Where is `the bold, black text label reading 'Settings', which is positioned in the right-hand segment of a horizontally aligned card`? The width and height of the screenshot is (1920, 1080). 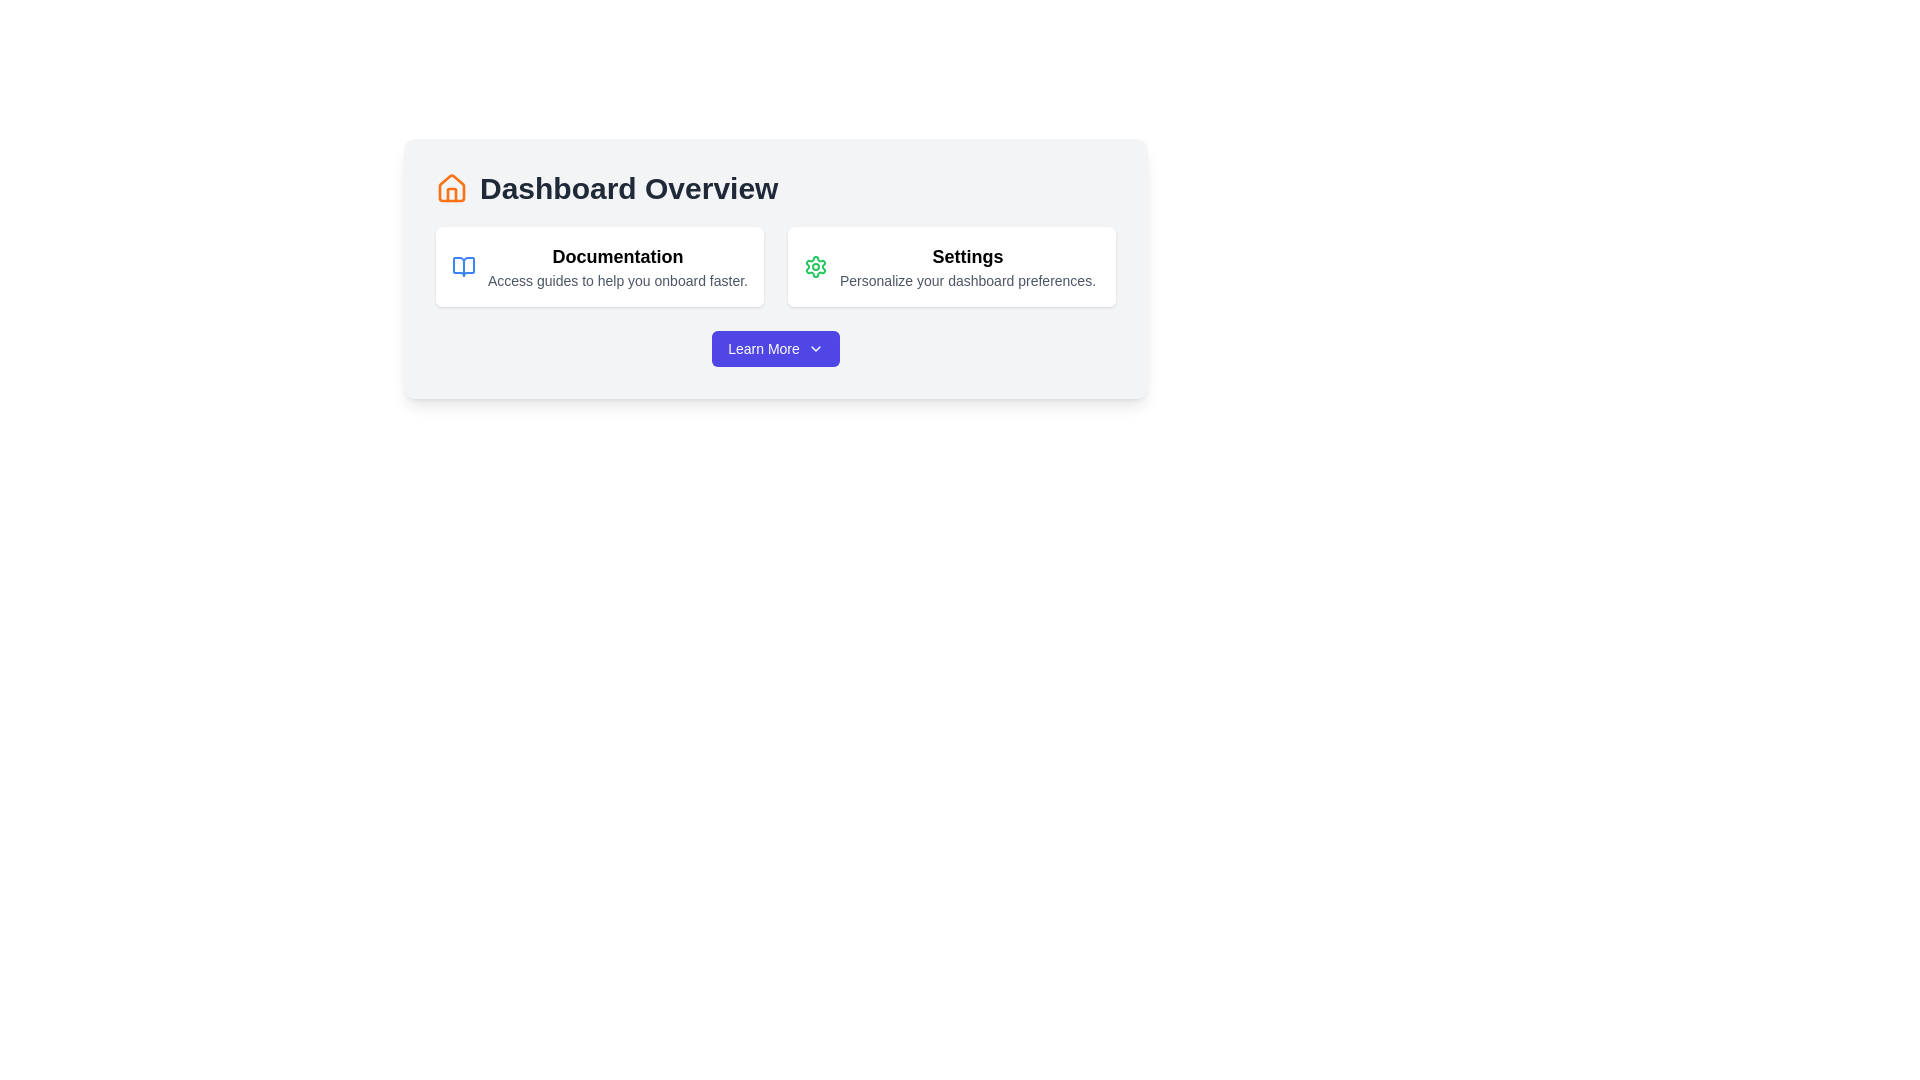 the bold, black text label reading 'Settings', which is positioned in the right-hand segment of a horizontally aligned card is located at coordinates (968, 256).